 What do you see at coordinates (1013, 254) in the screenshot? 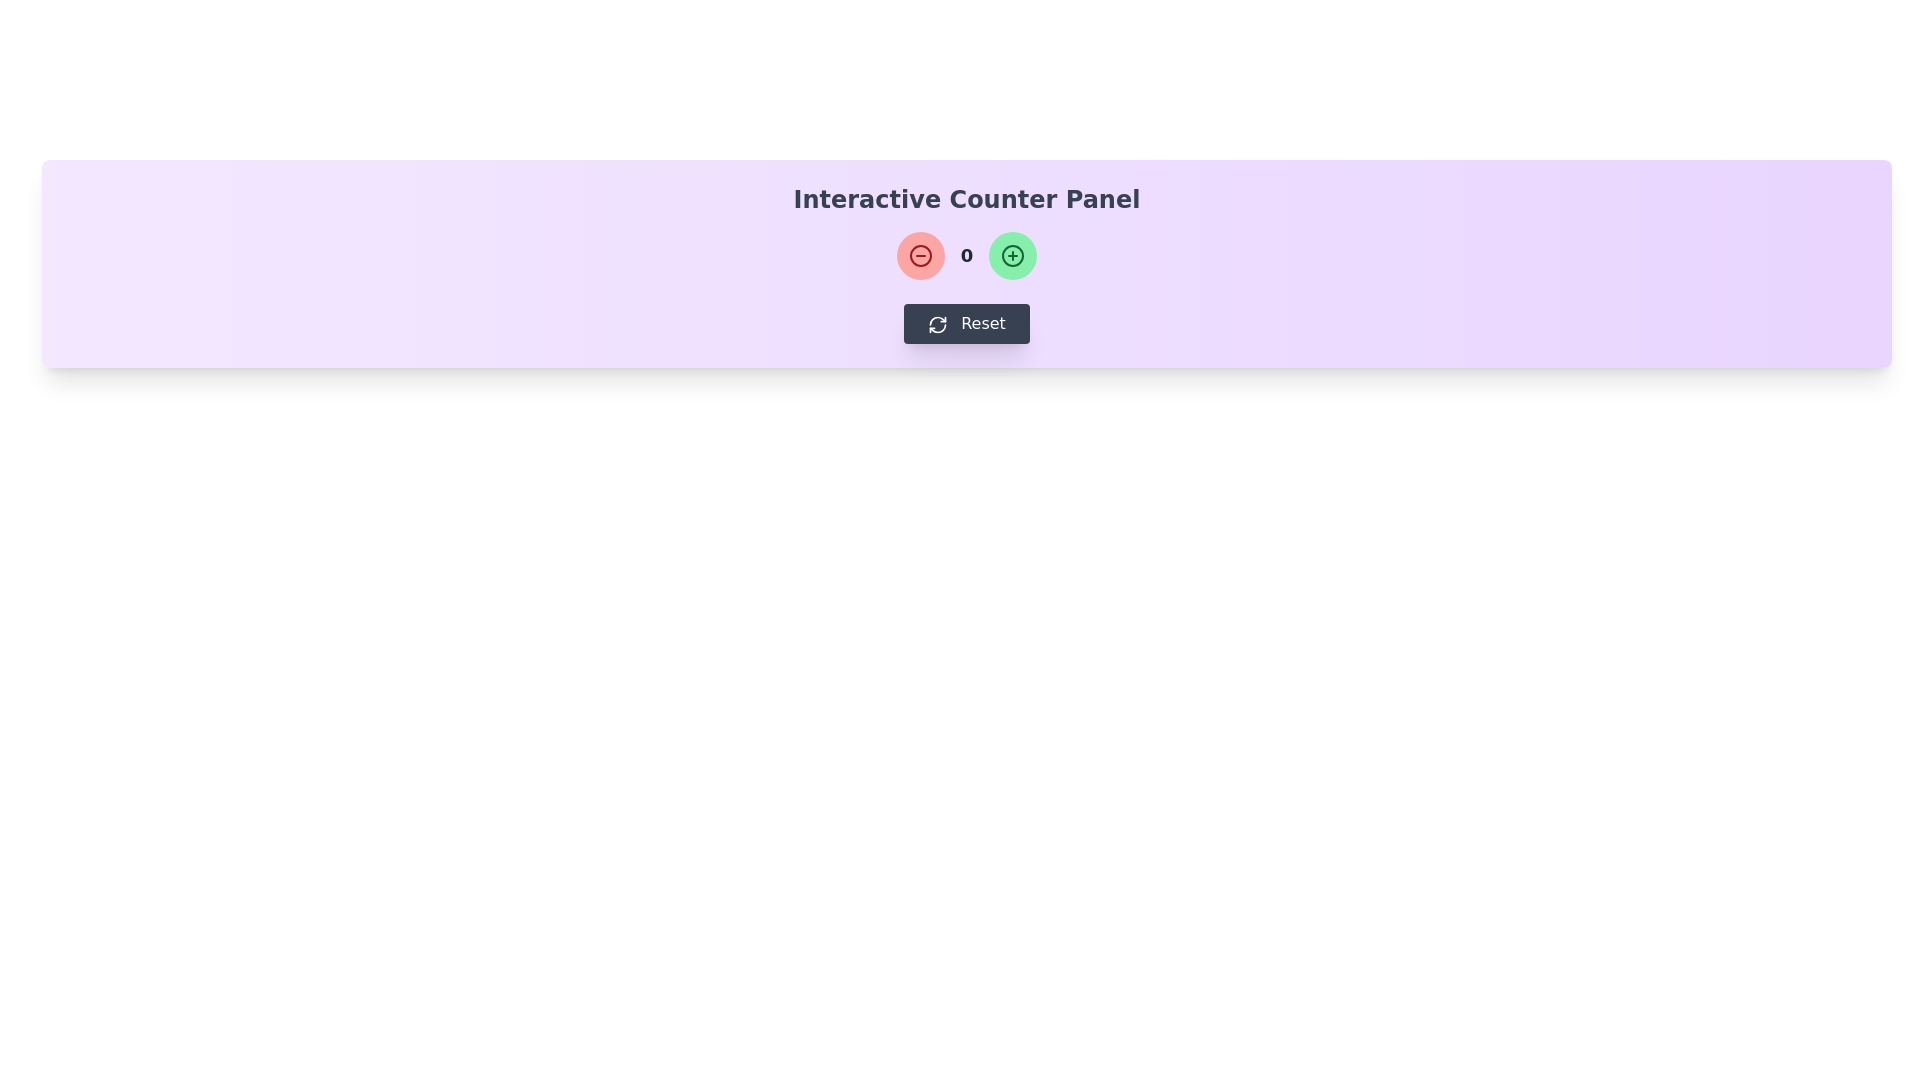
I see `the increment counter button located in the center-right of the interactive counter panel, immediately to the right of the numeric display` at bounding box center [1013, 254].